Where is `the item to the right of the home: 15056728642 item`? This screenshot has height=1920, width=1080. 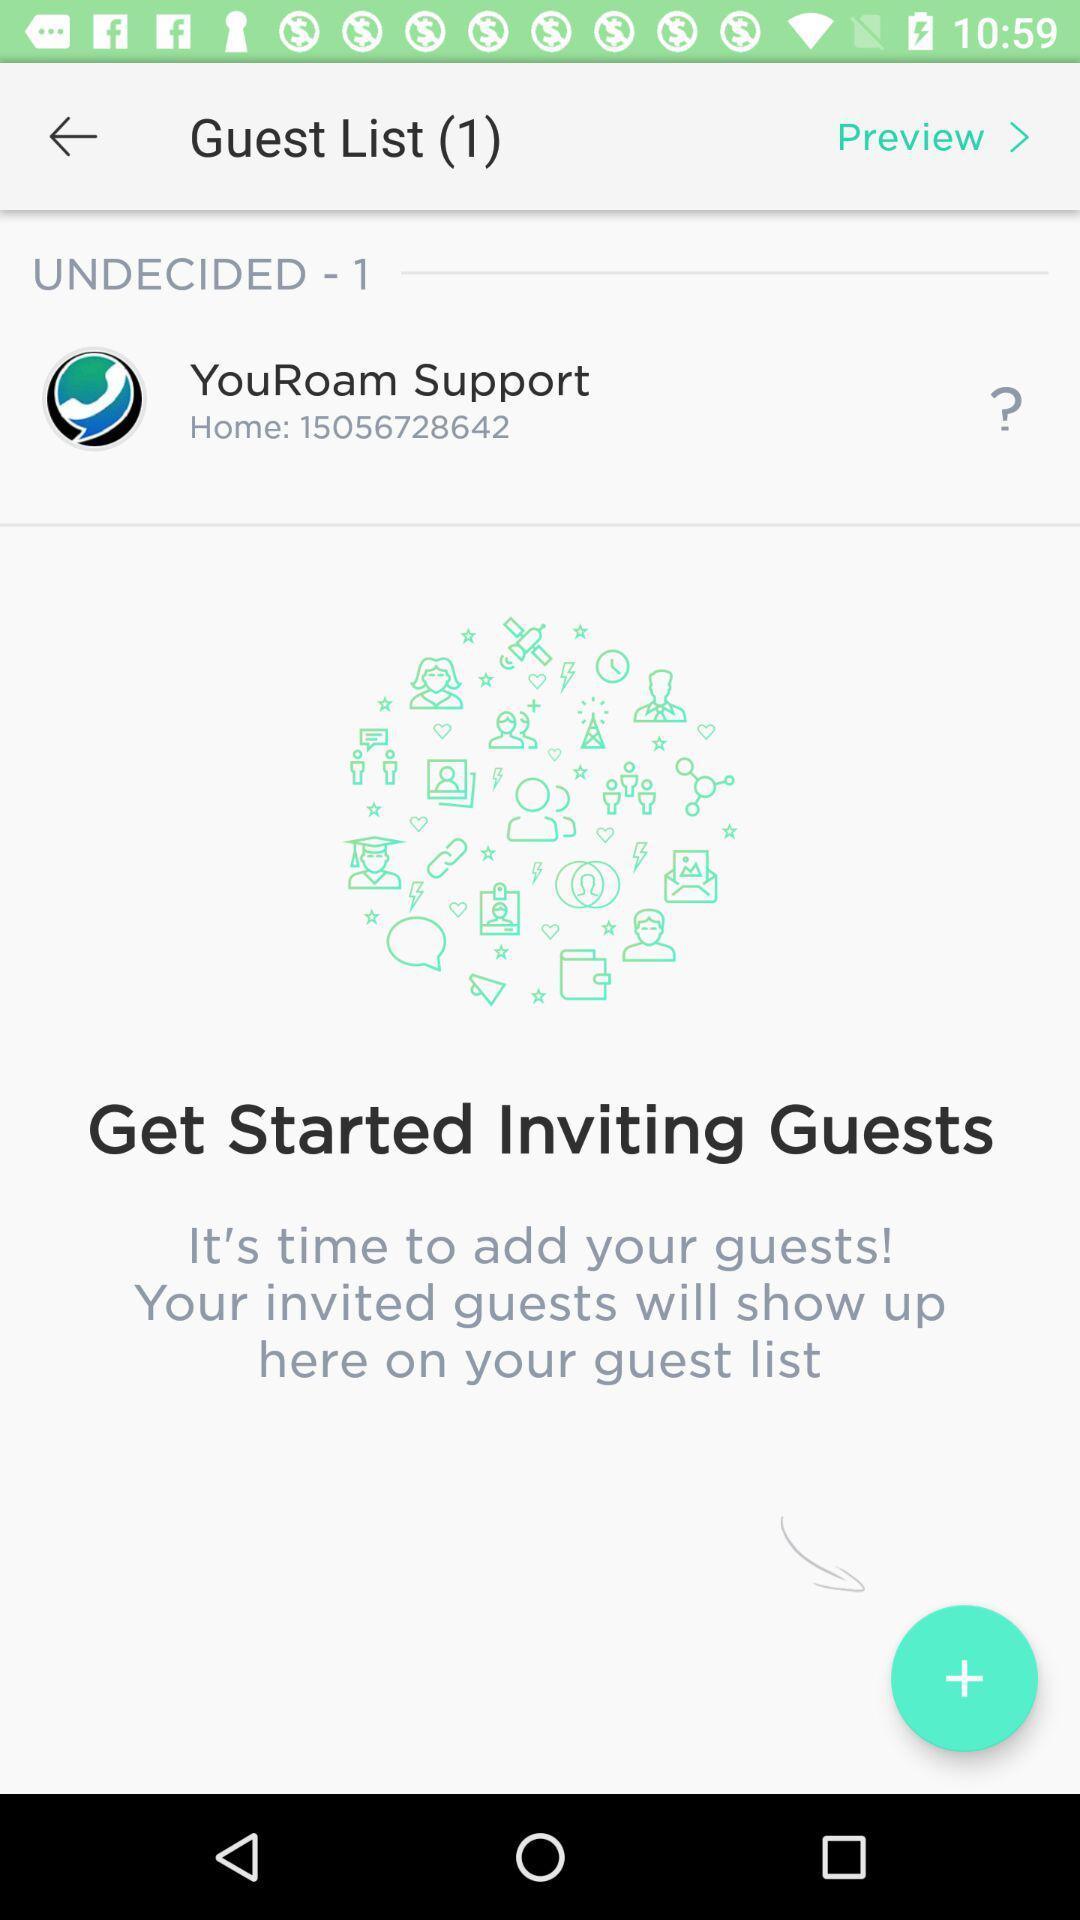
the item to the right of the home: 15056728642 item is located at coordinates (1006, 398).